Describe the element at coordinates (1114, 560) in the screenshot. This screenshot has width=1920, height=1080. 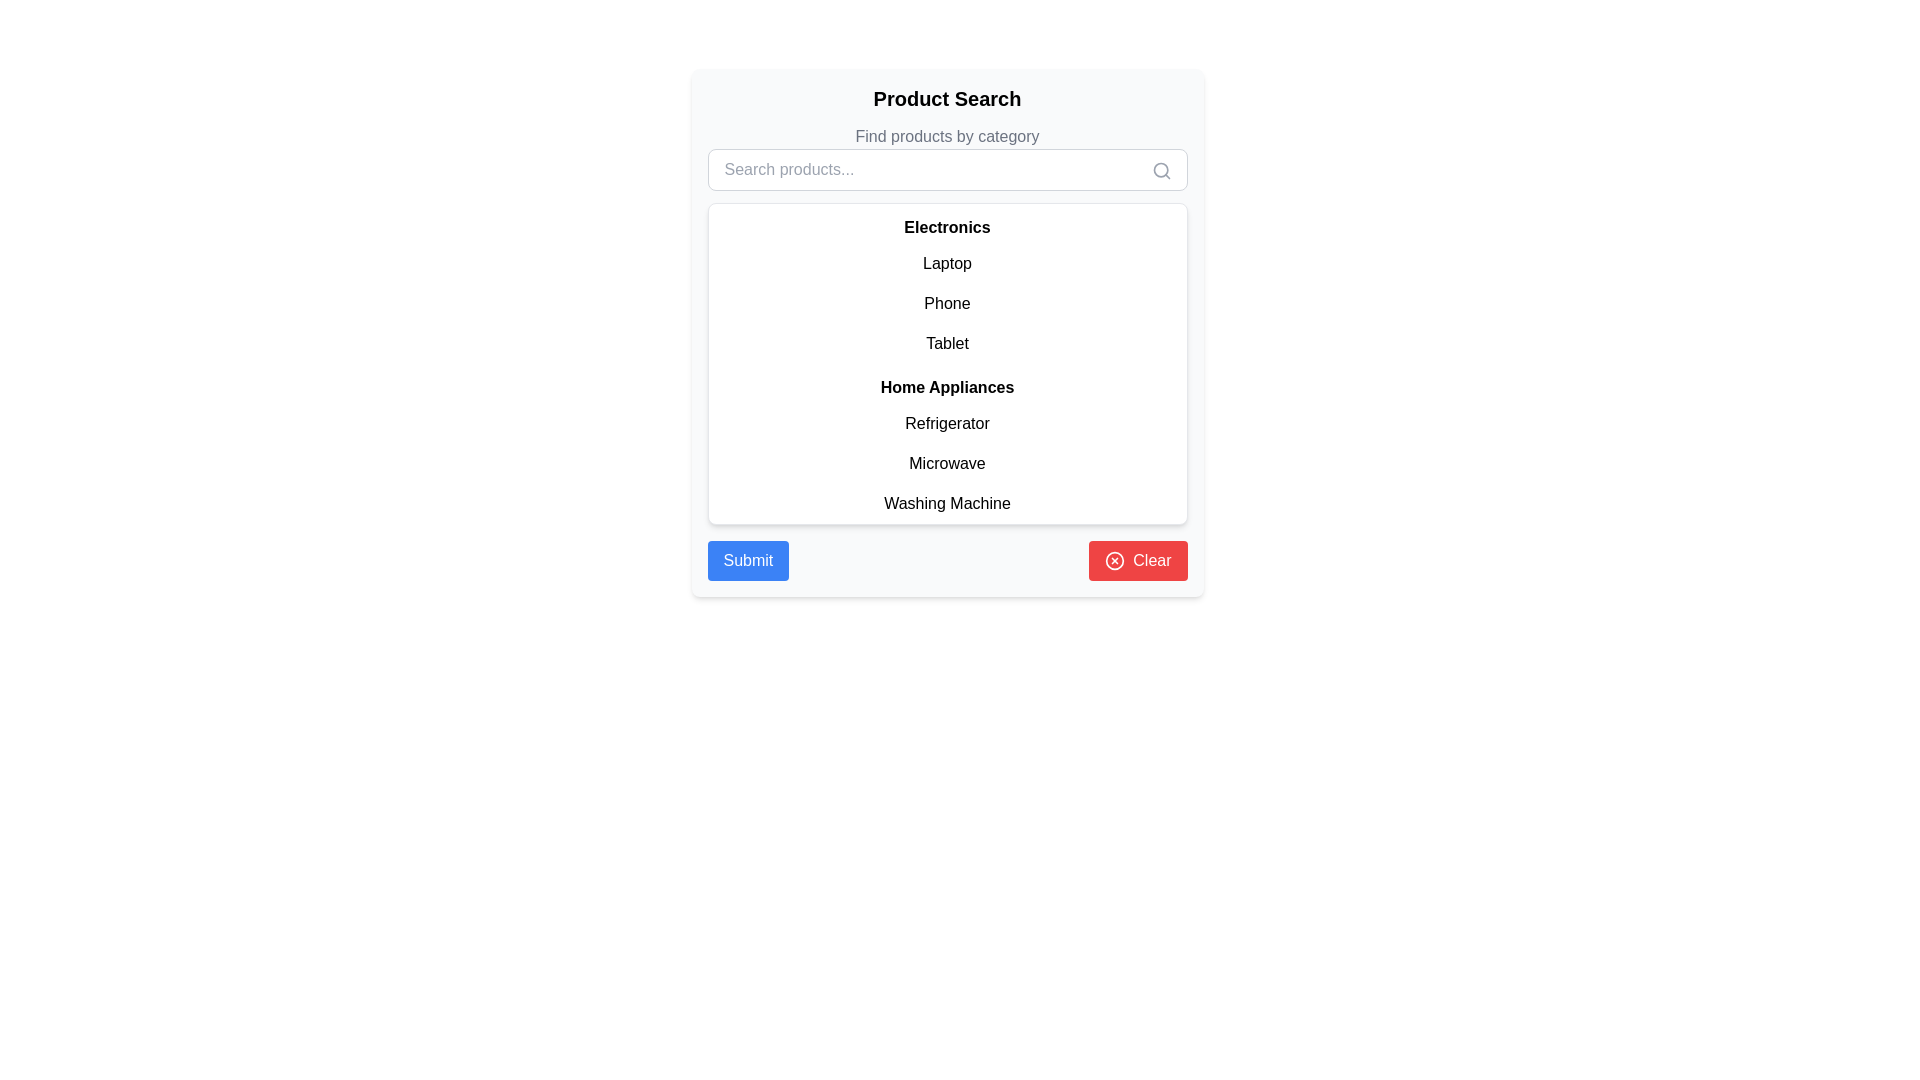
I see `the Clear action icon located at the bottom right corner of the panel` at that location.